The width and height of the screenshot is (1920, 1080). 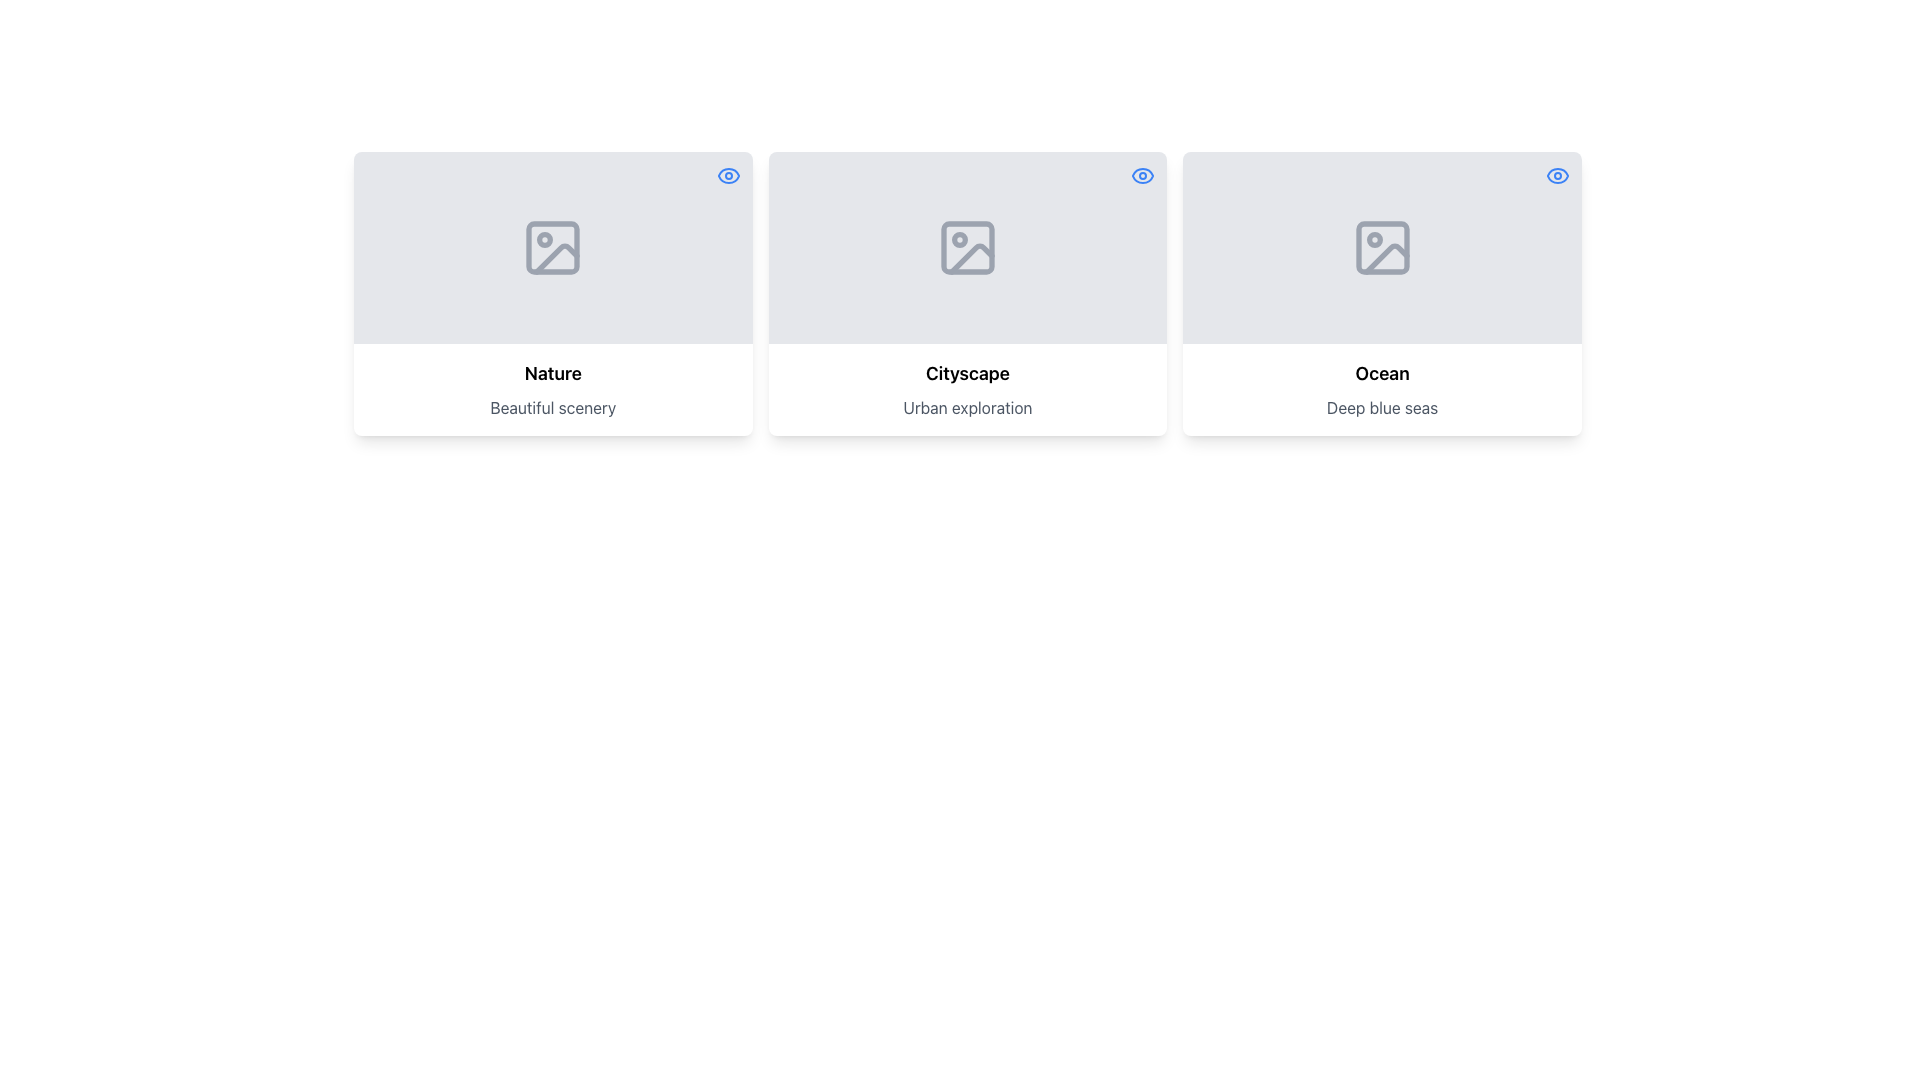 What do you see at coordinates (727, 175) in the screenshot?
I see `the circular blue eye icon in the top-right corner of the 'Nature' card` at bounding box center [727, 175].